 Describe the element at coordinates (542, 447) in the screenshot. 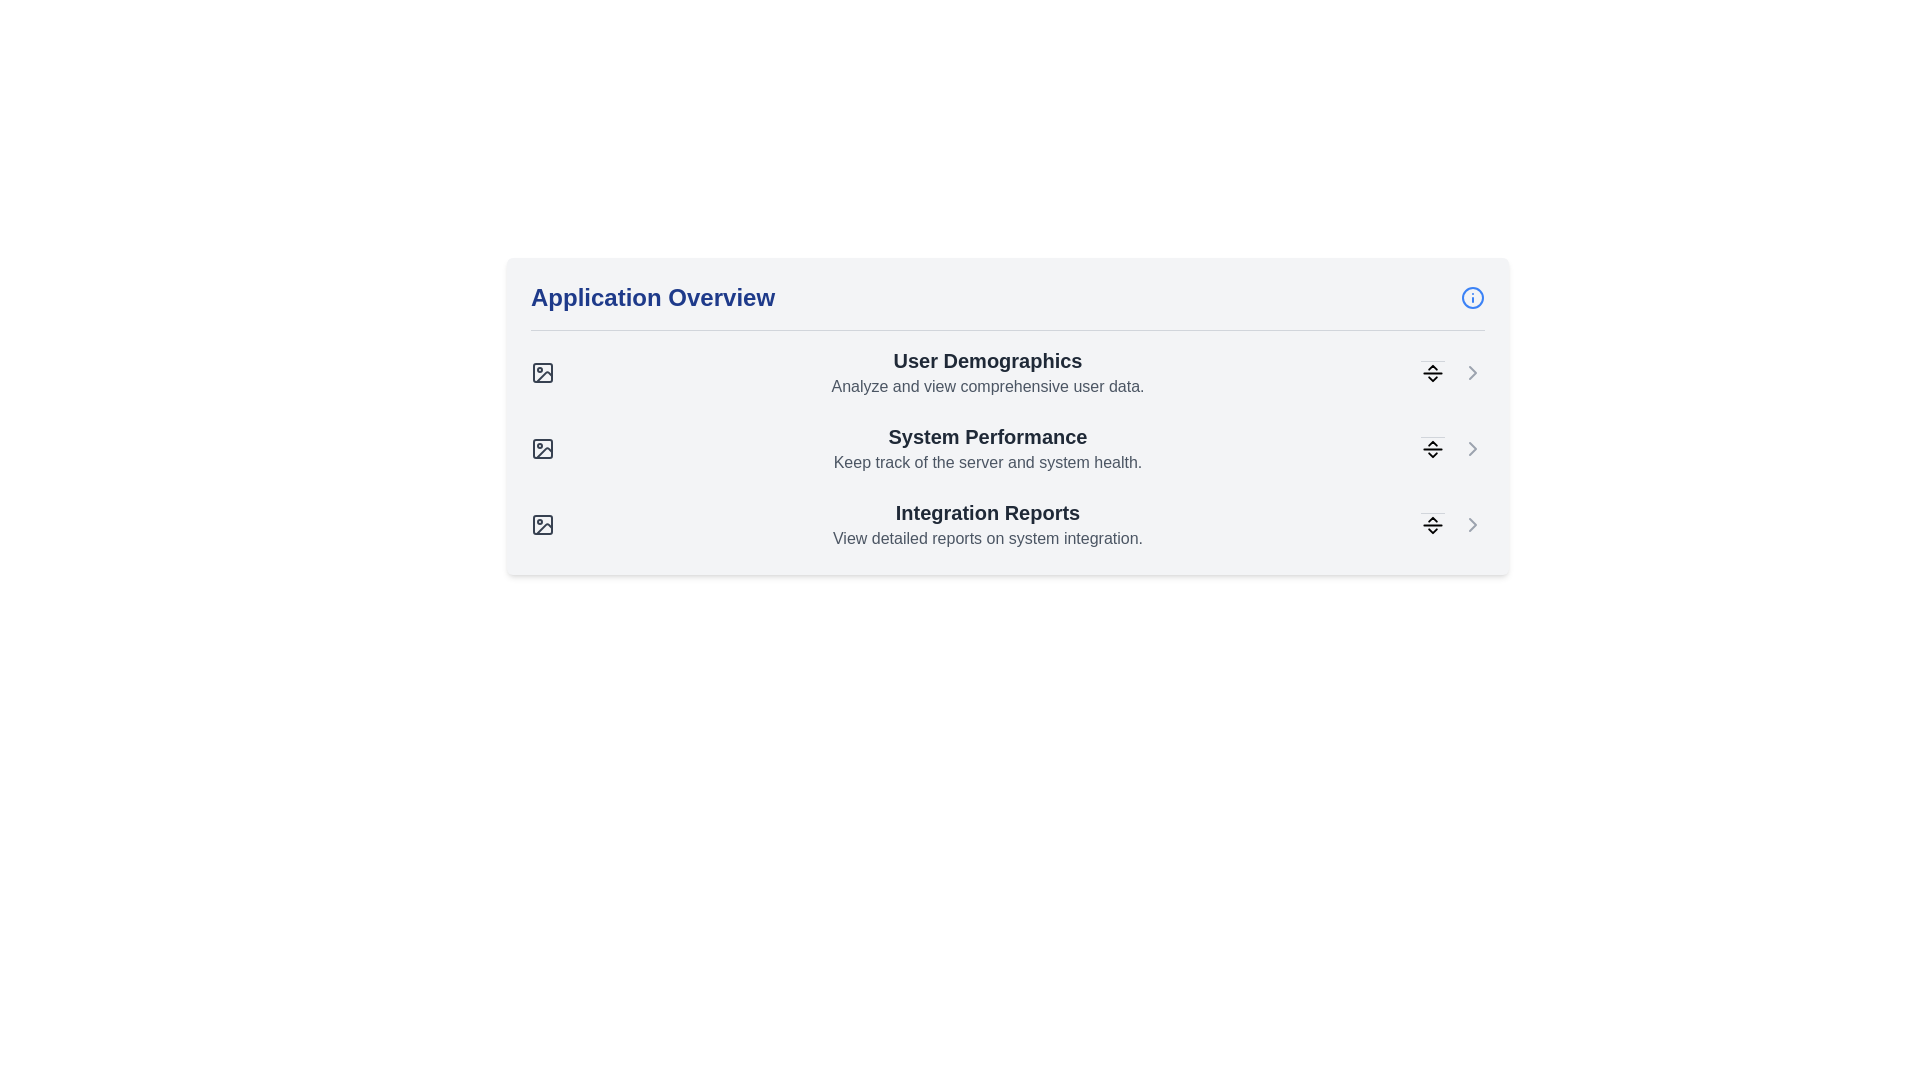

I see `the icon representing 'System Performance' located on the left side of its row within the 'Application Overview' section` at that location.